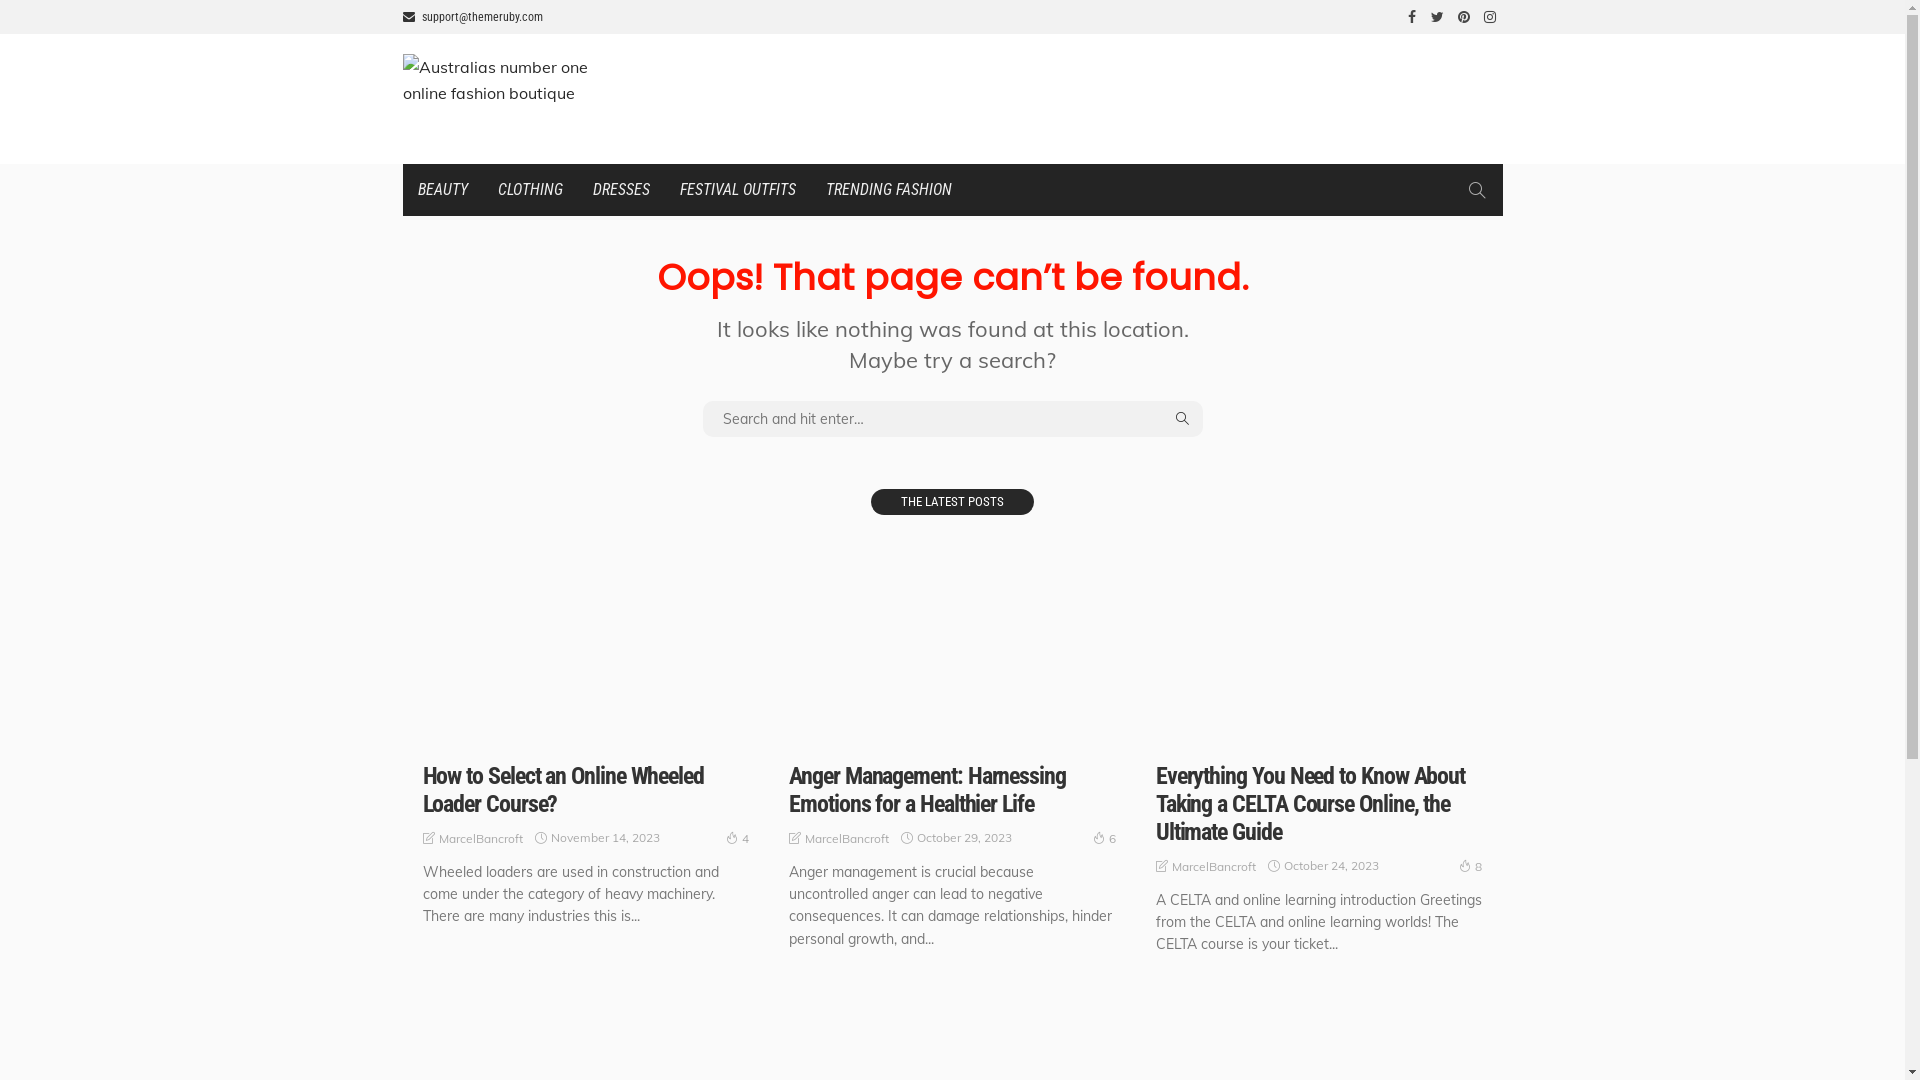 This screenshot has width=1920, height=1080. What do you see at coordinates (1410, 16) in the screenshot?
I see `'facebook'` at bounding box center [1410, 16].